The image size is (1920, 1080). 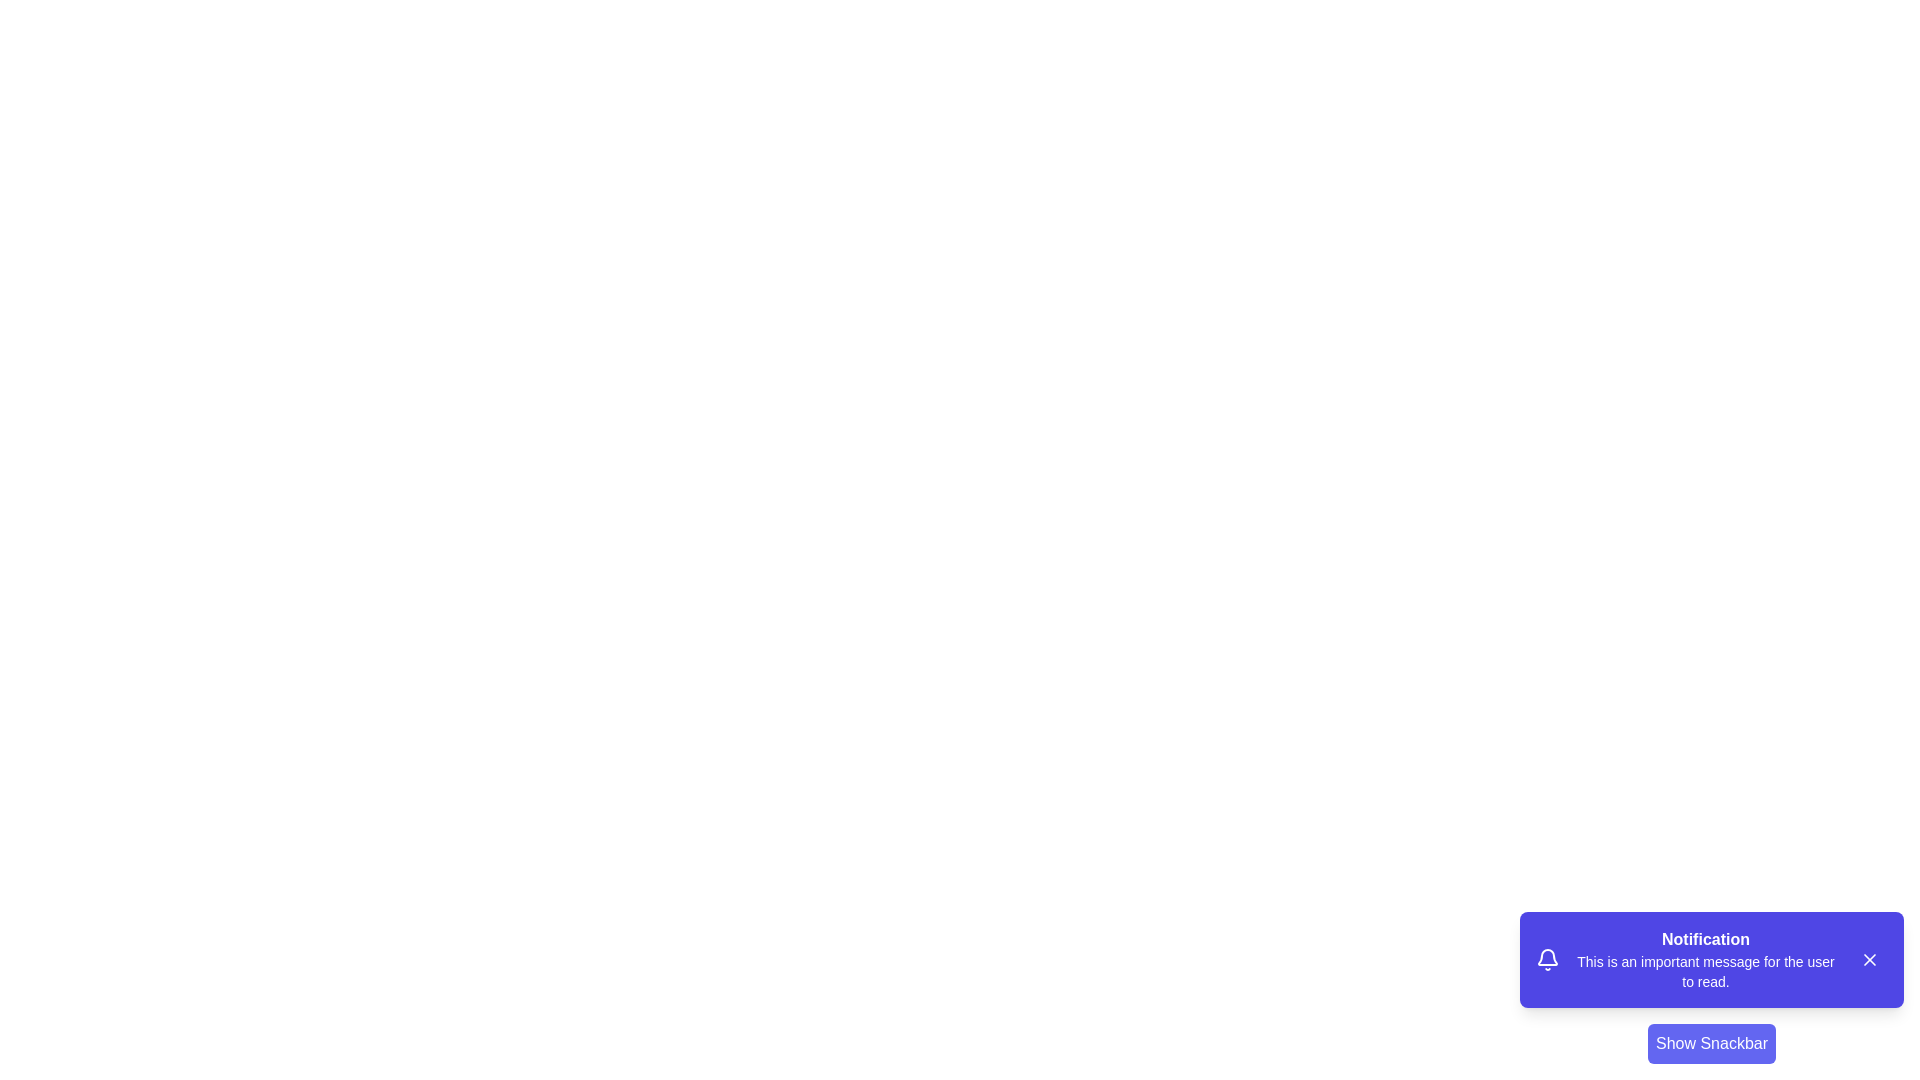 What do you see at coordinates (1711, 1043) in the screenshot?
I see `the button labeled 'Show Snackbar' with a vibrant indigo background` at bounding box center [1711, 1043].